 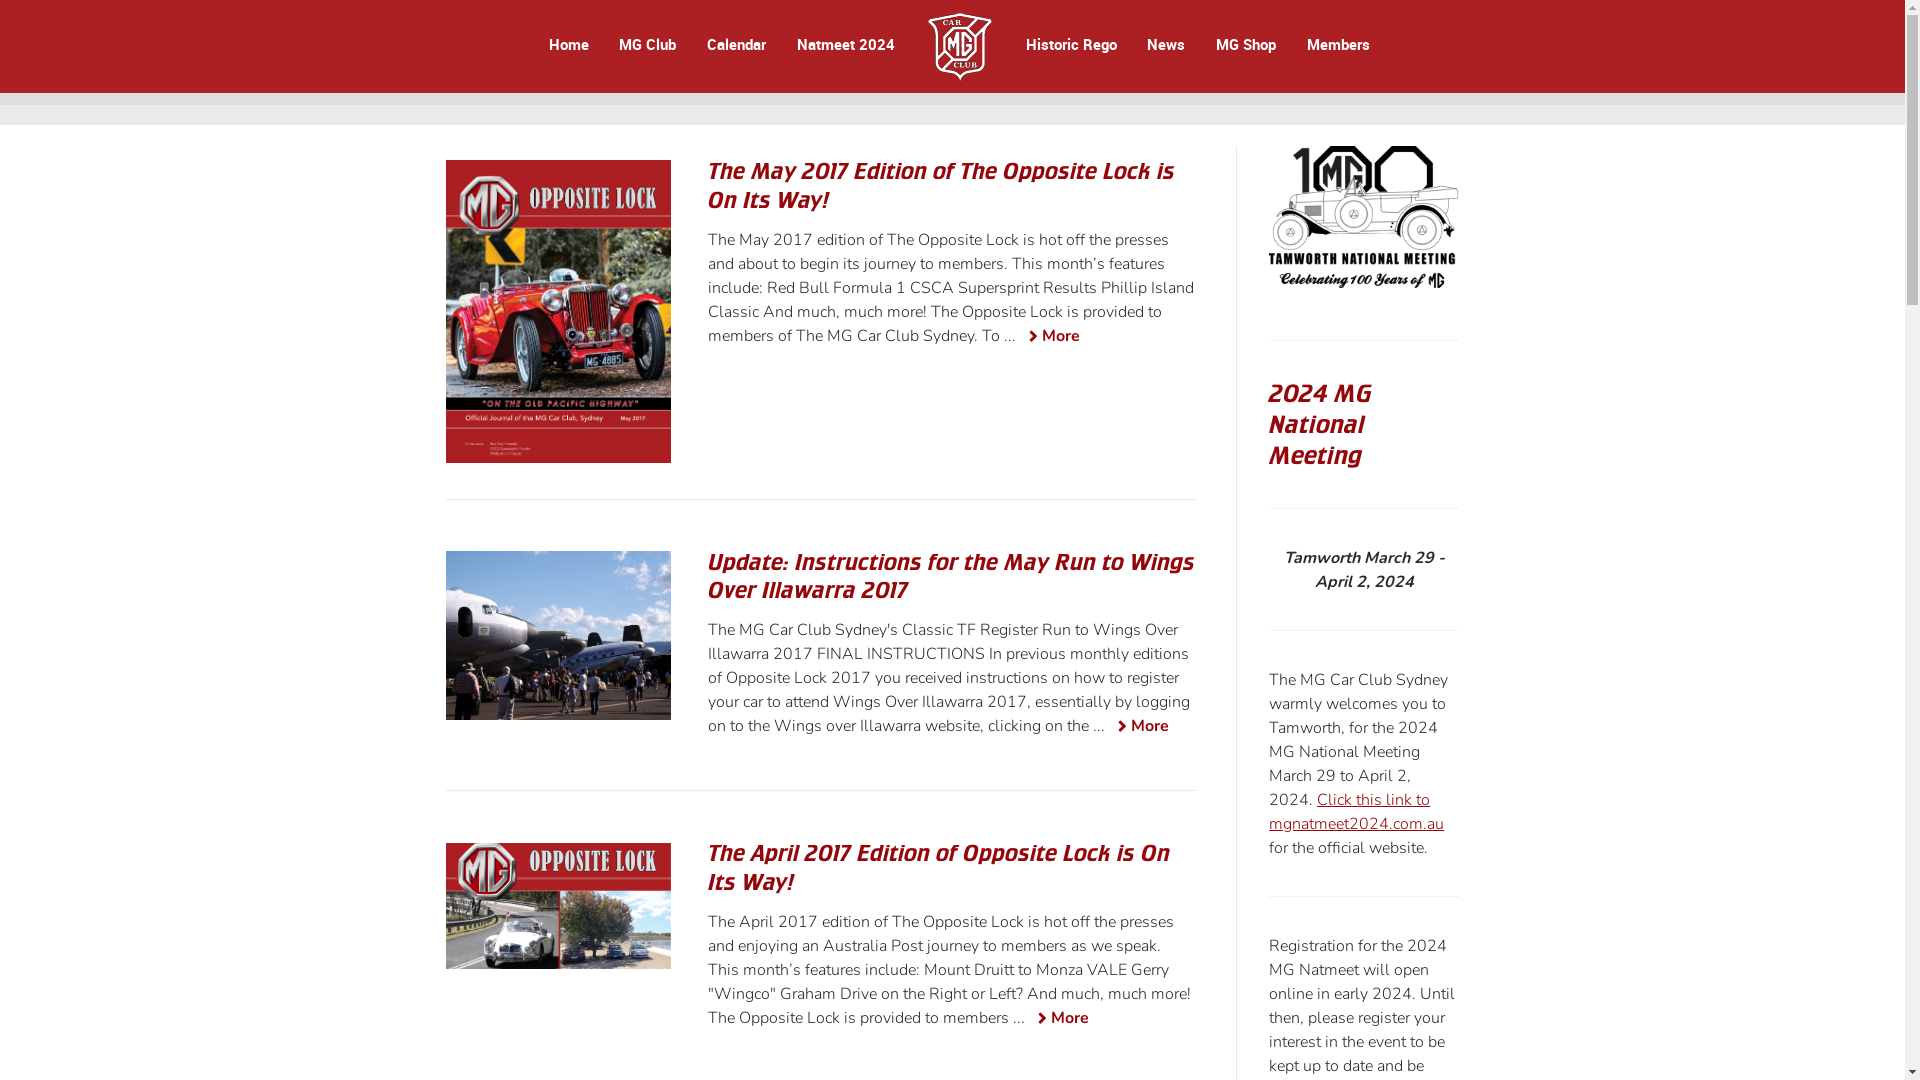 I want to click on 'The May 2017 Edition of The Opposite Lock is On Its Way!', so click(x=940, y=185).